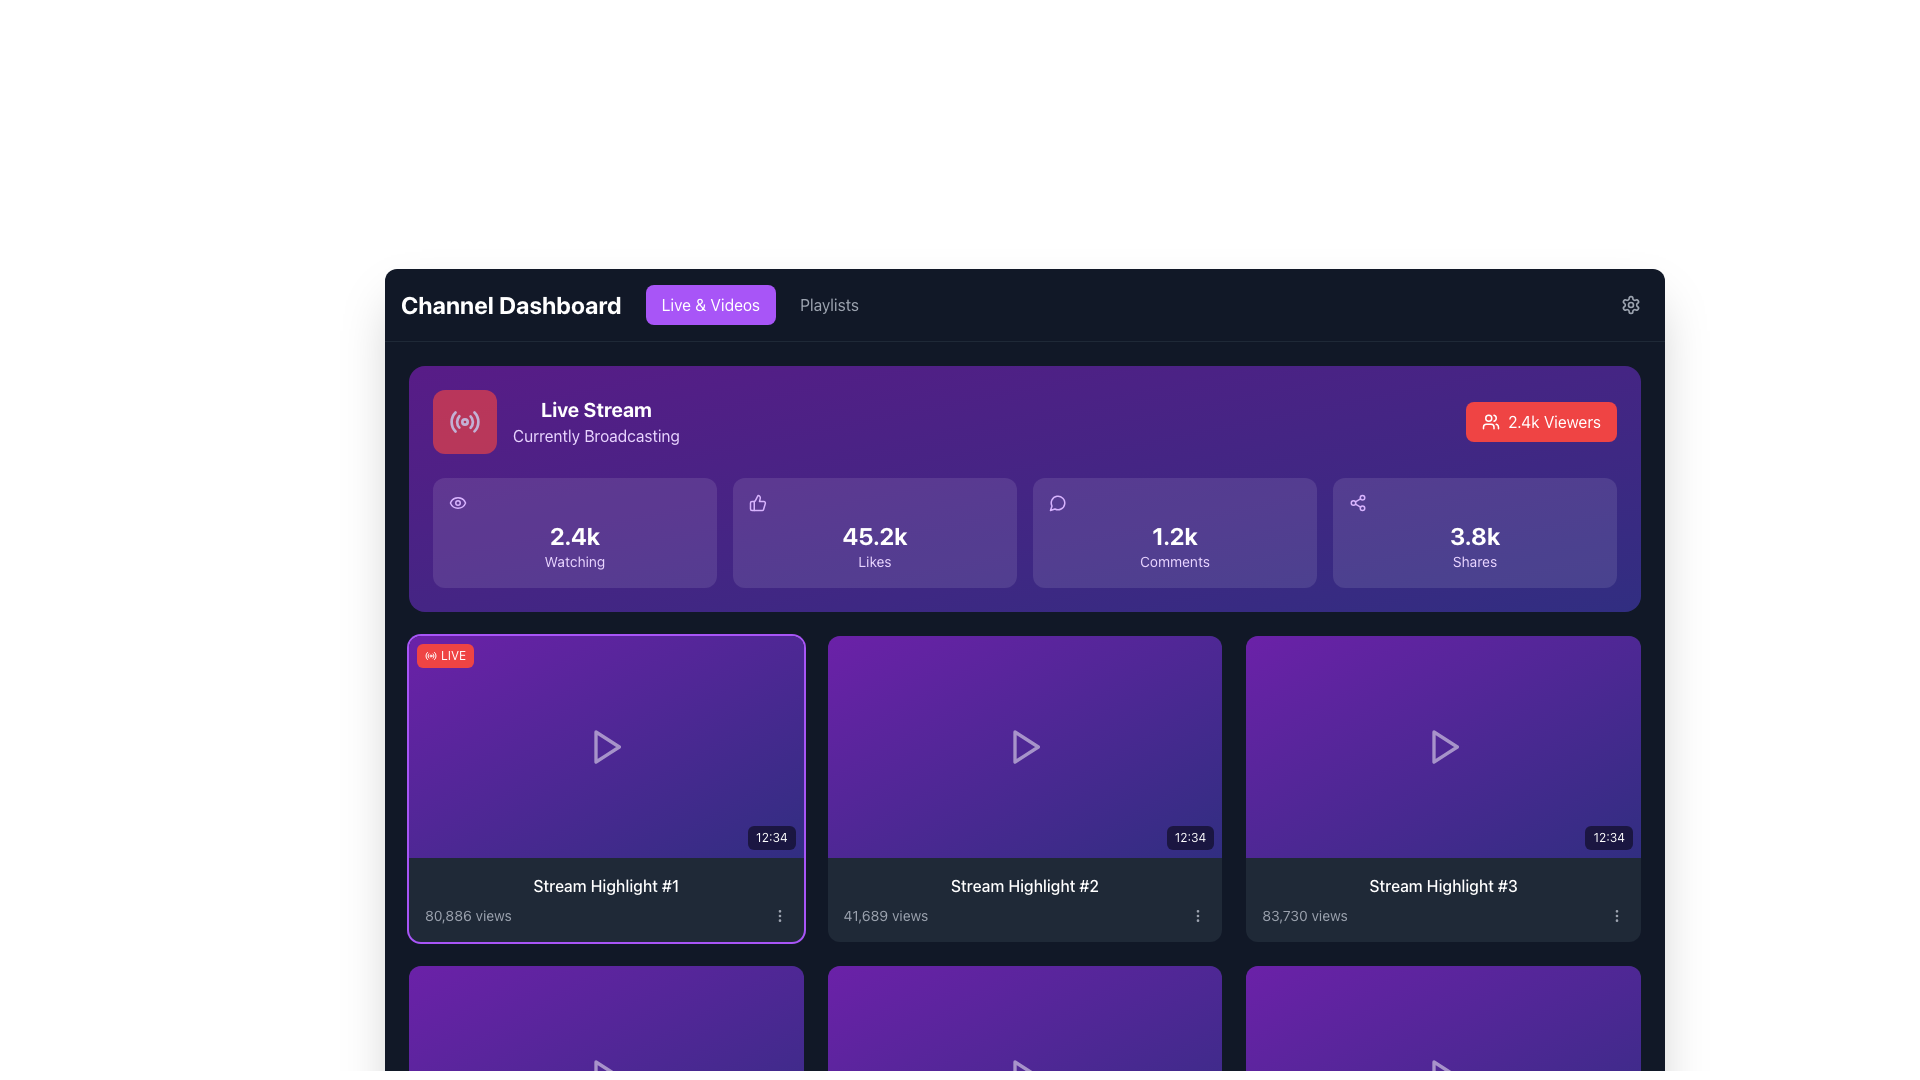  What do you see at coordinates (1631, 304) in the screenshot?
I see `the small gear icon` at bounding box center [1631, 304].